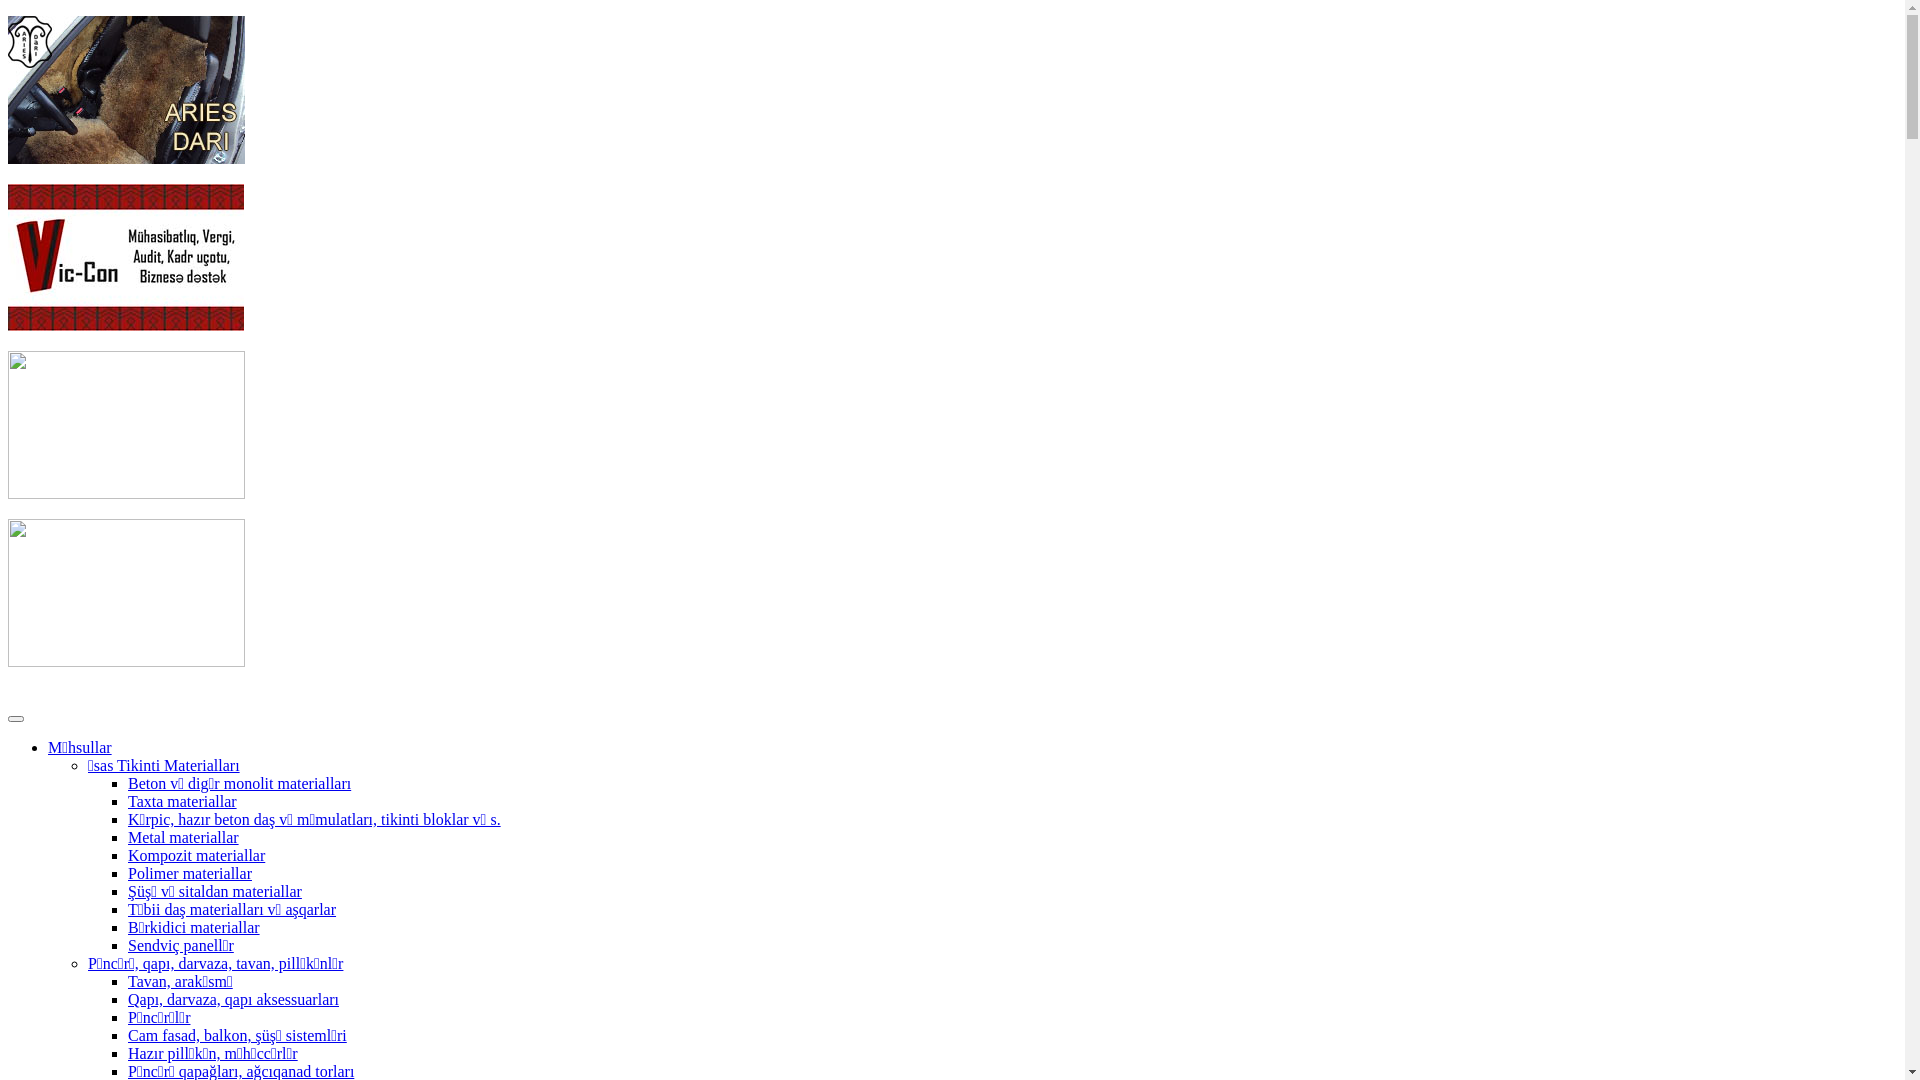 The width and height of the screenshot is (1920, 1080). What do you see at coordinates (196, 855) in the screenshot?
I see `'Kompozit materiallar'` at bounding box center [196, 855].